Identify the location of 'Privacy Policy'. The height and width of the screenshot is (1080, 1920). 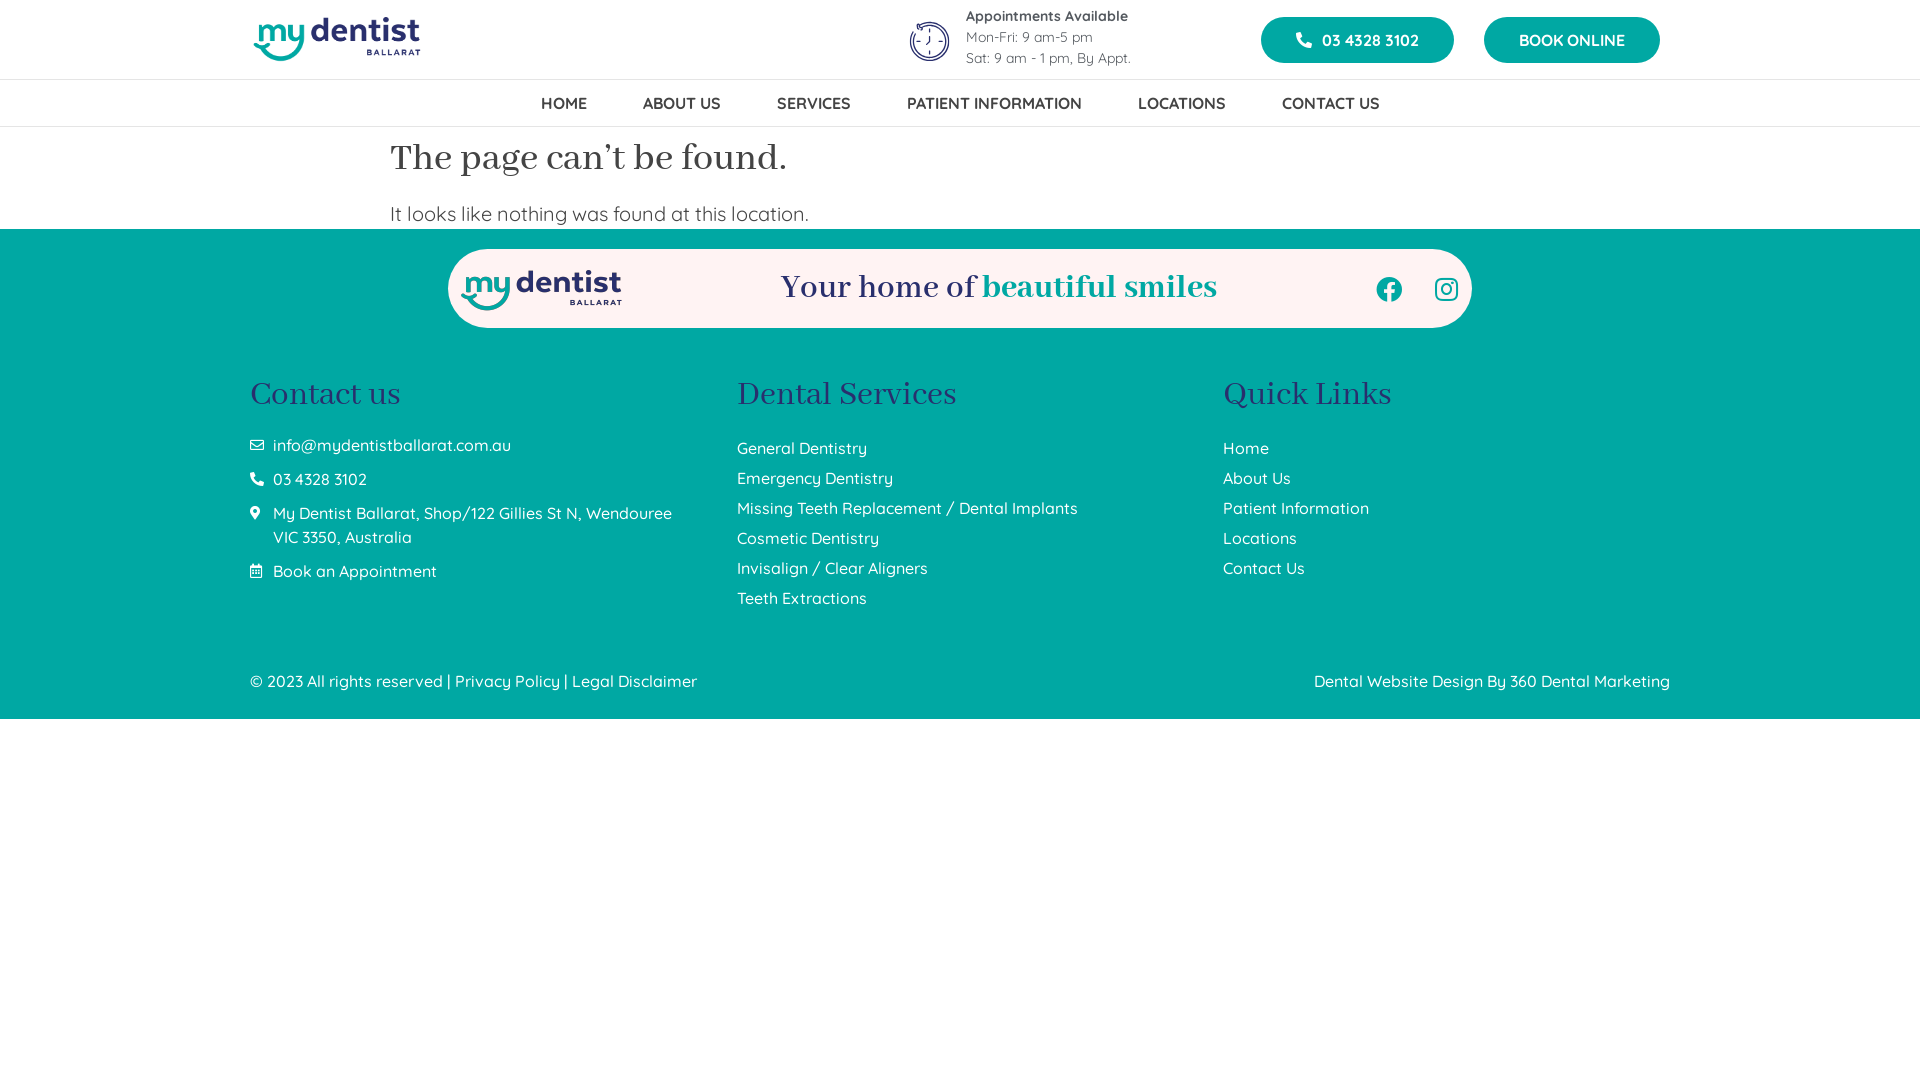
(507, 680).